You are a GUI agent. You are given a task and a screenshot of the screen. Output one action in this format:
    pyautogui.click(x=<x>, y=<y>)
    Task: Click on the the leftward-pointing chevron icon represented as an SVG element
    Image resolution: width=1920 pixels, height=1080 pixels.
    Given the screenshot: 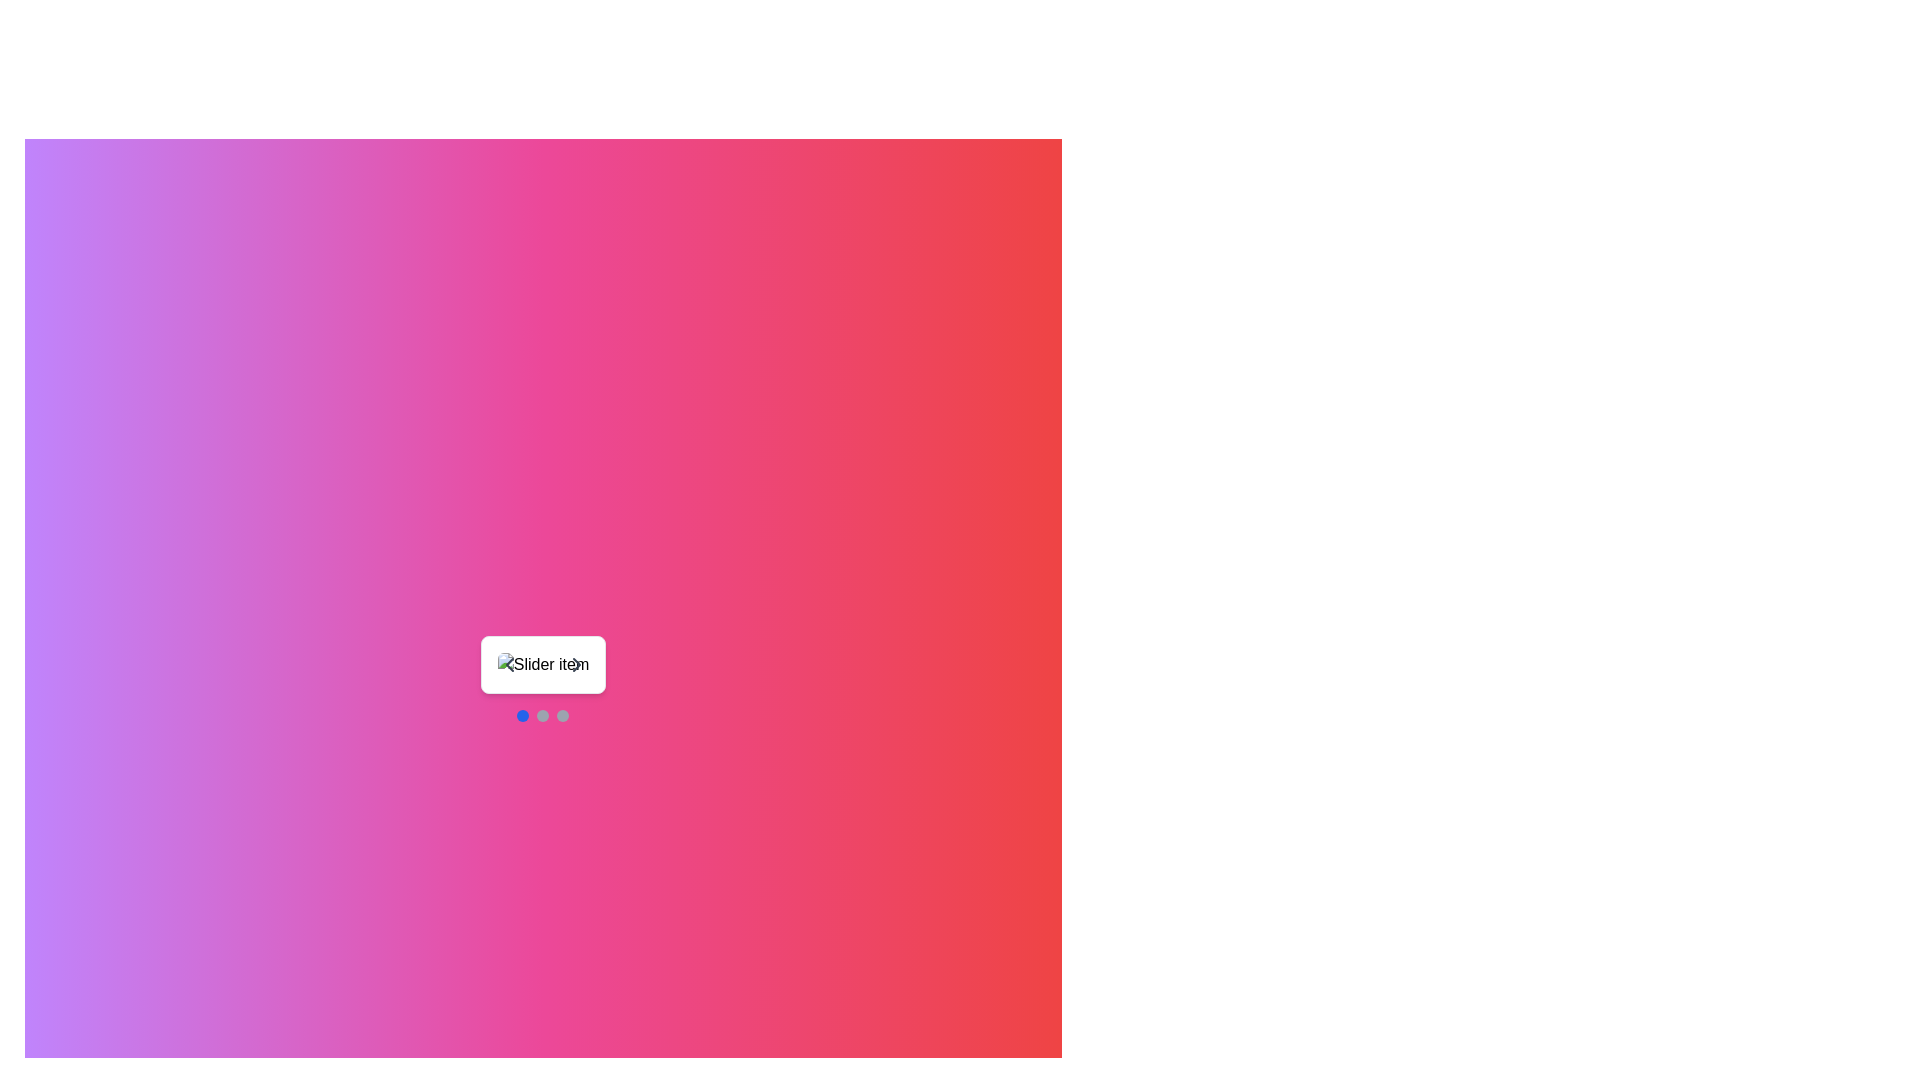 What is the action you would take?
    pyautogui.click(x=509, y=664)
    